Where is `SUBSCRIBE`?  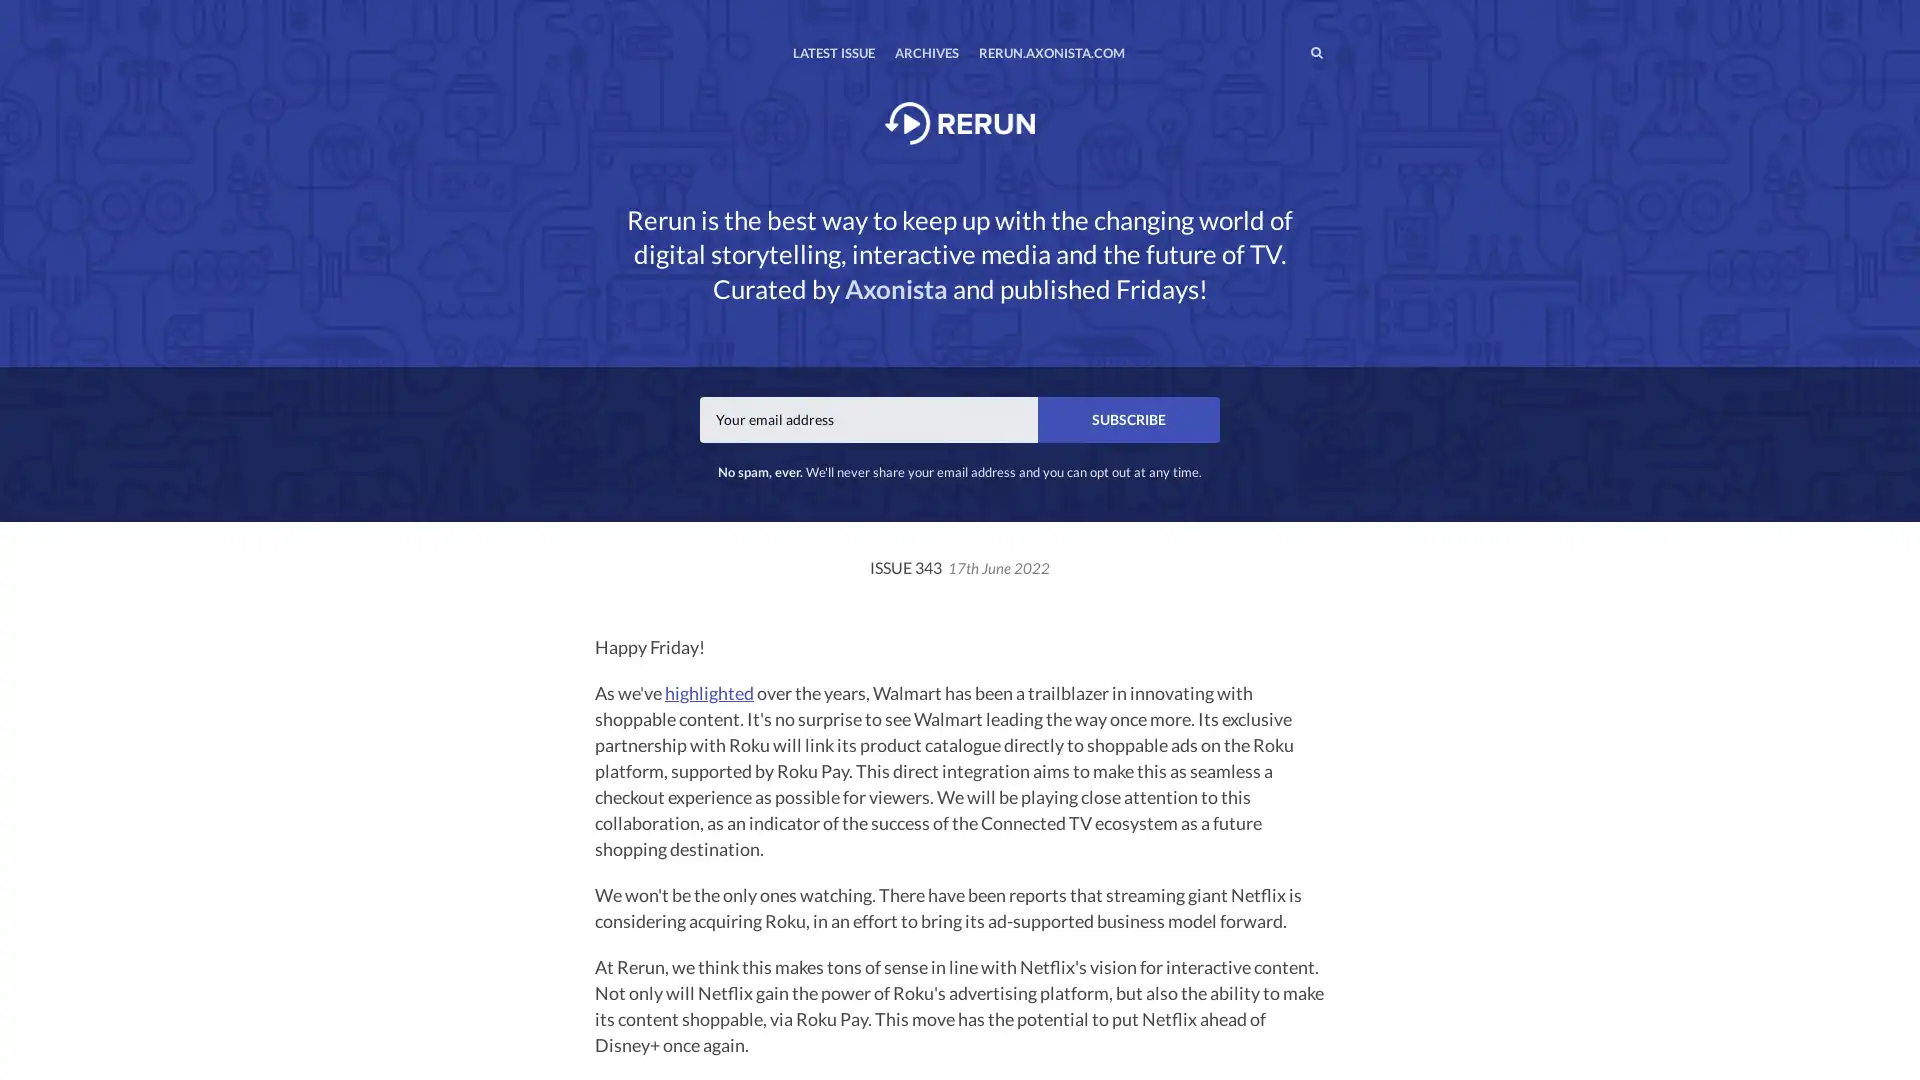 SUBSCRIBE is located at coordinates (1128, 418).